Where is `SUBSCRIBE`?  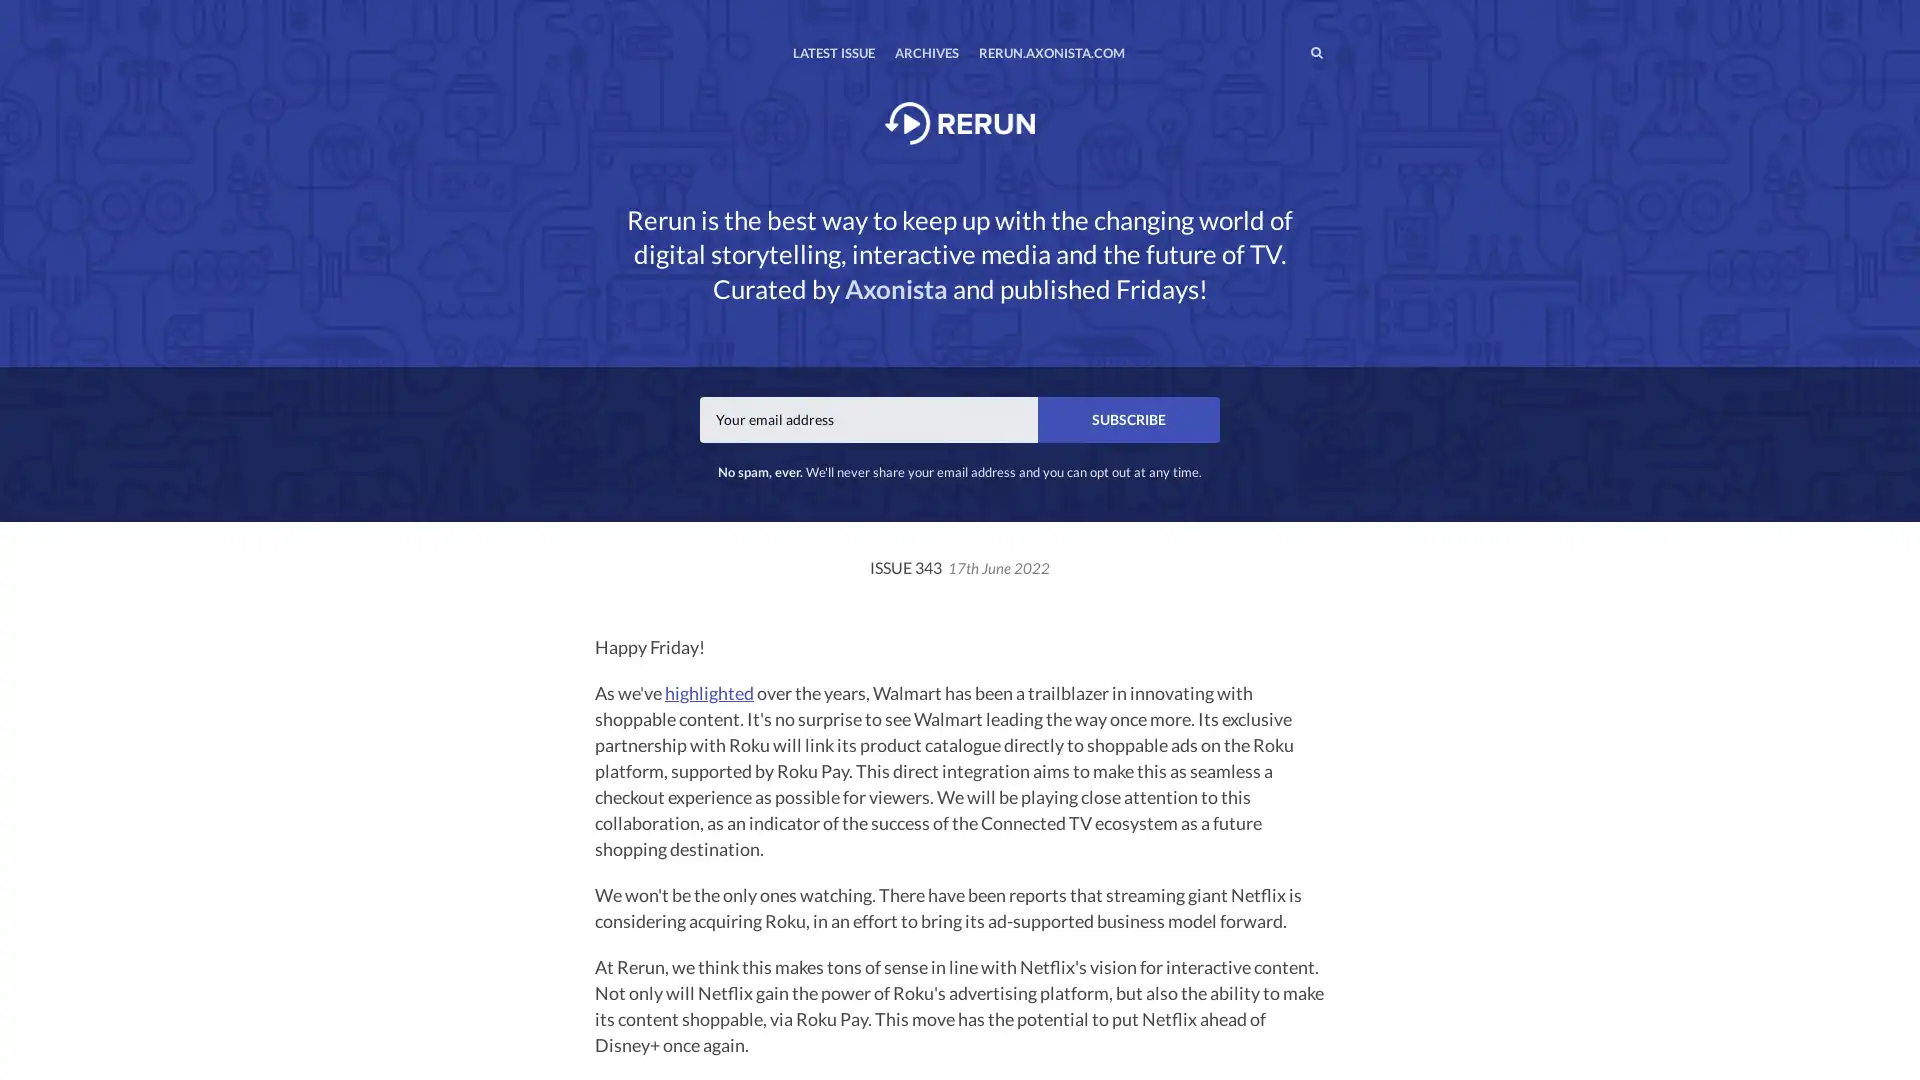 SUBSCRIBE is located at coordinates (1128, 418).